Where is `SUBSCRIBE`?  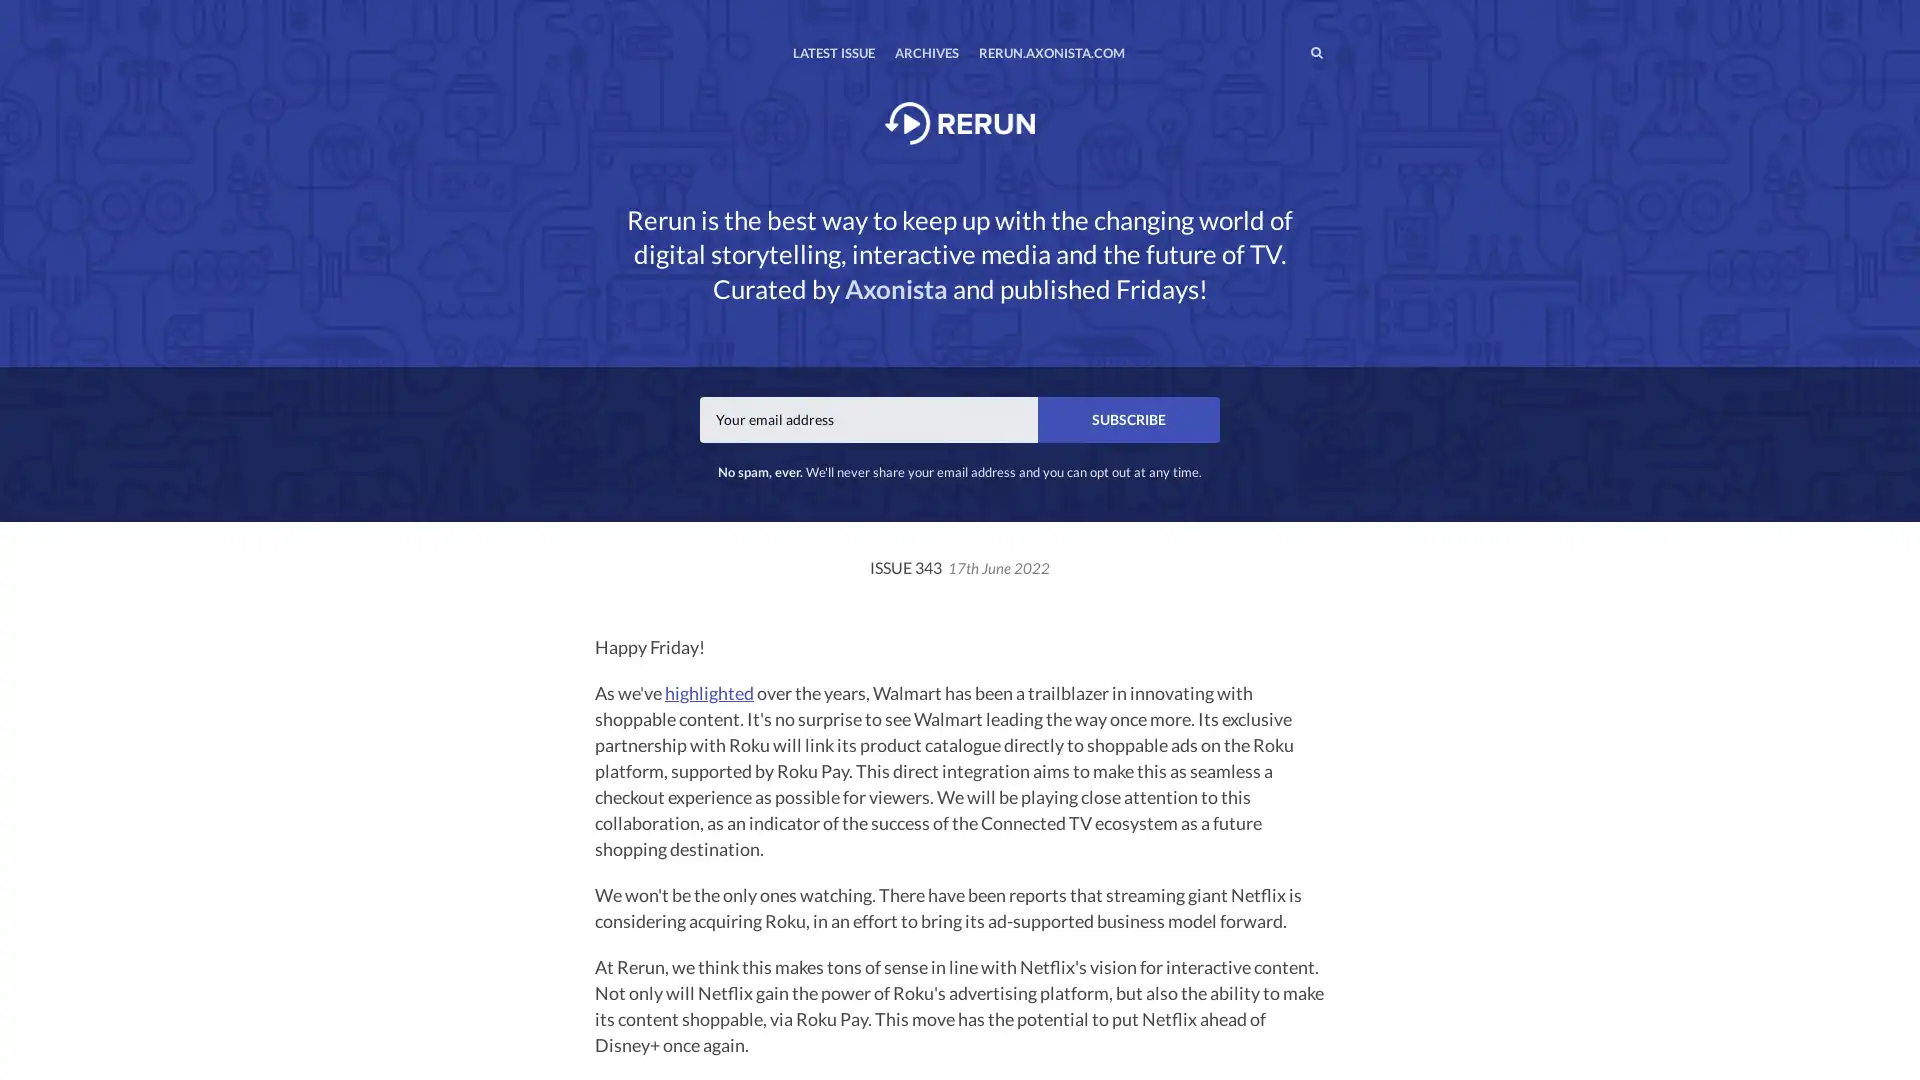 SUBSCRIBE is located at coordinates (1128, 418).